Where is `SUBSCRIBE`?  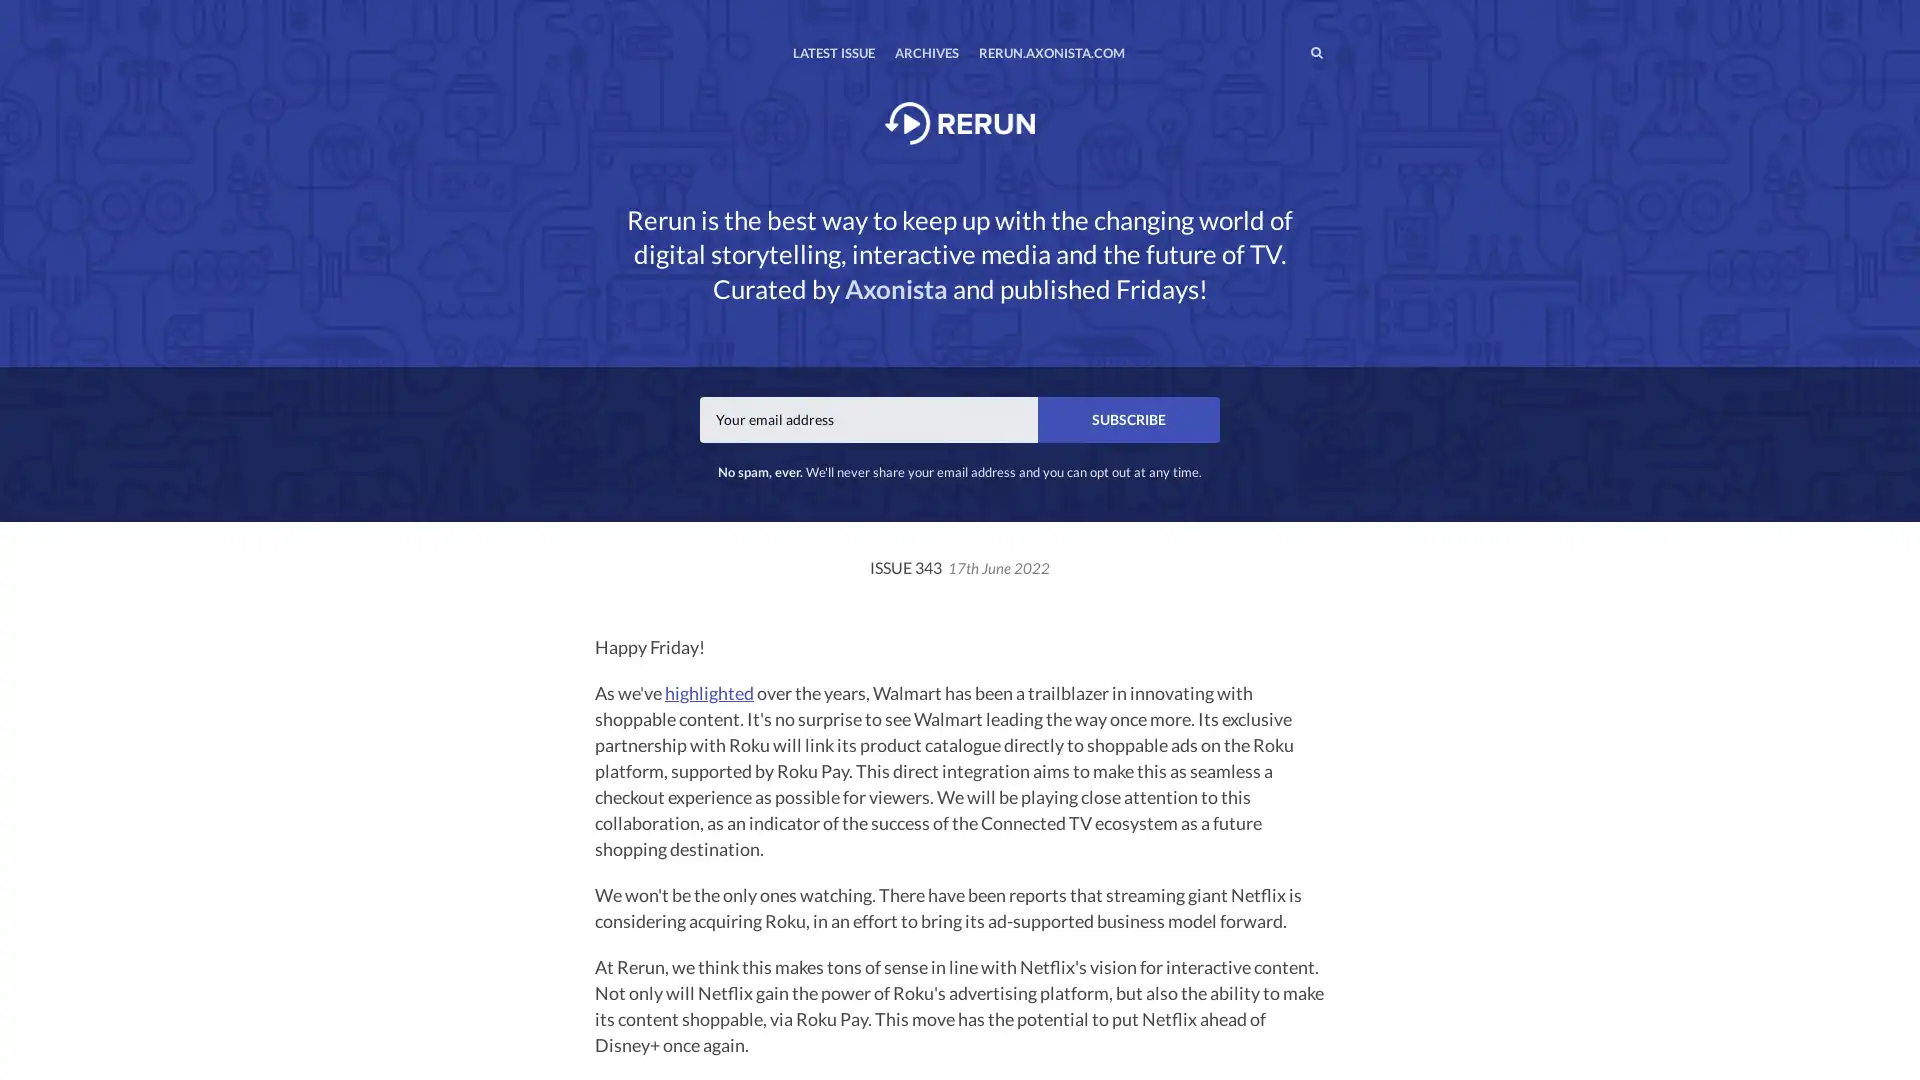 SUBSCRIBE is located at coordinates (1128, 418).